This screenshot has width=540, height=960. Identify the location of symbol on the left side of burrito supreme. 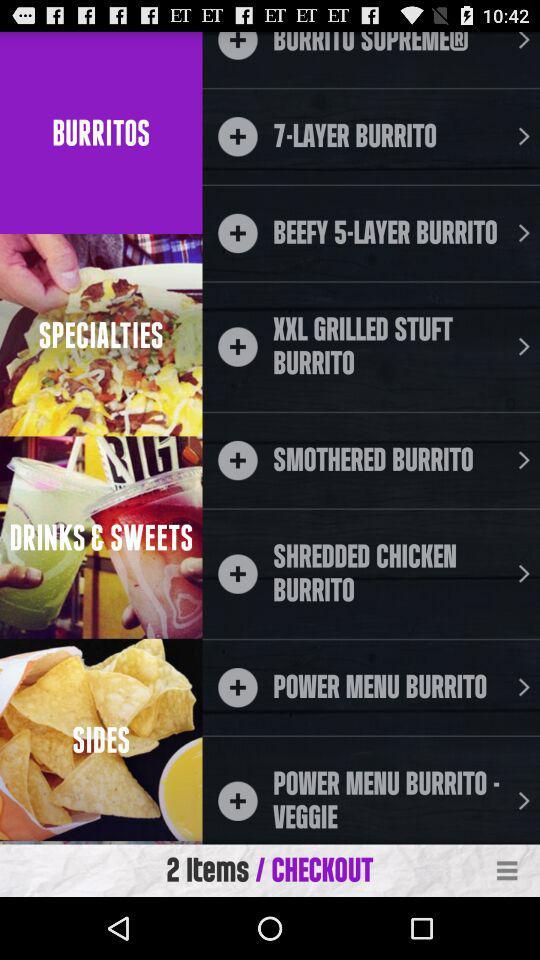
(237, 44).